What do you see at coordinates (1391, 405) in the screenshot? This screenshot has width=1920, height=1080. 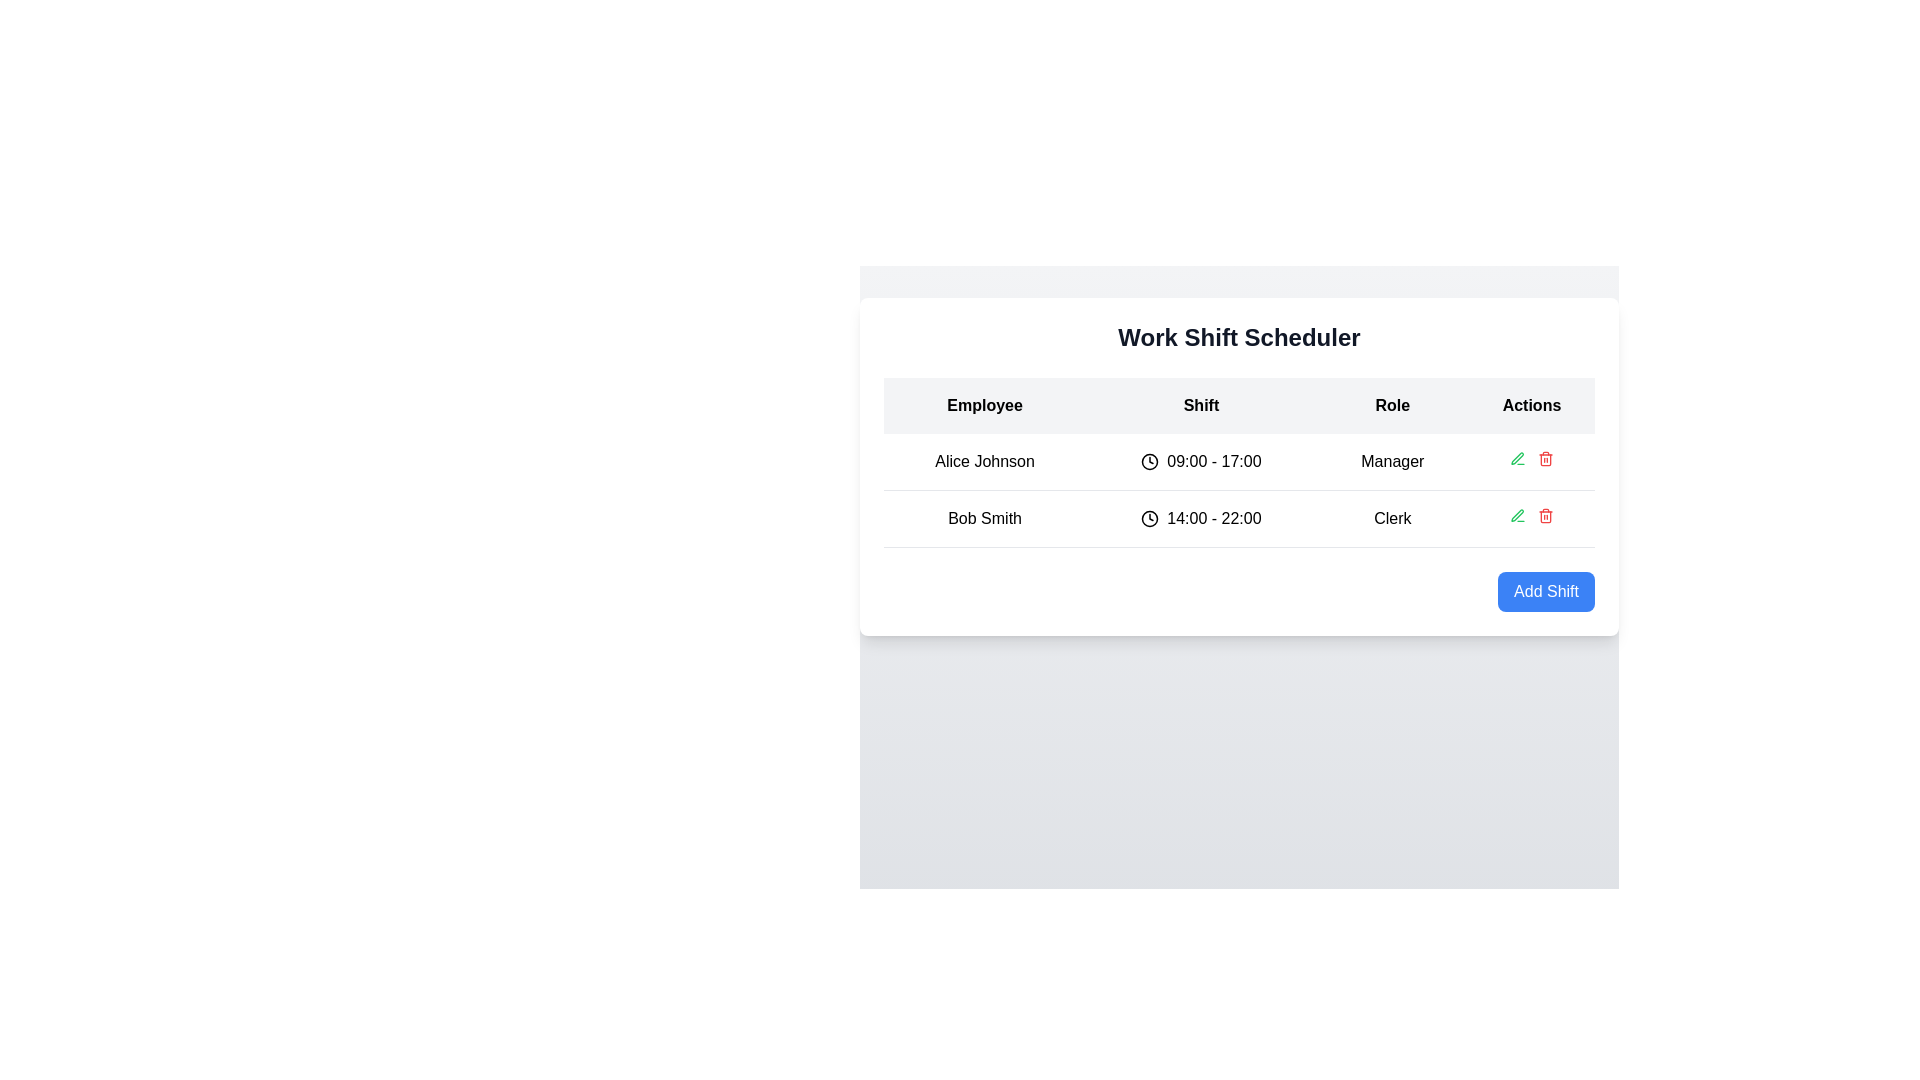 I see `the text label 'Role', which is styled in bold black font on a light gray background and is located in the third column of the header in the 'Work Shift Scheduler' panel` at bounding box center [1391, 405].